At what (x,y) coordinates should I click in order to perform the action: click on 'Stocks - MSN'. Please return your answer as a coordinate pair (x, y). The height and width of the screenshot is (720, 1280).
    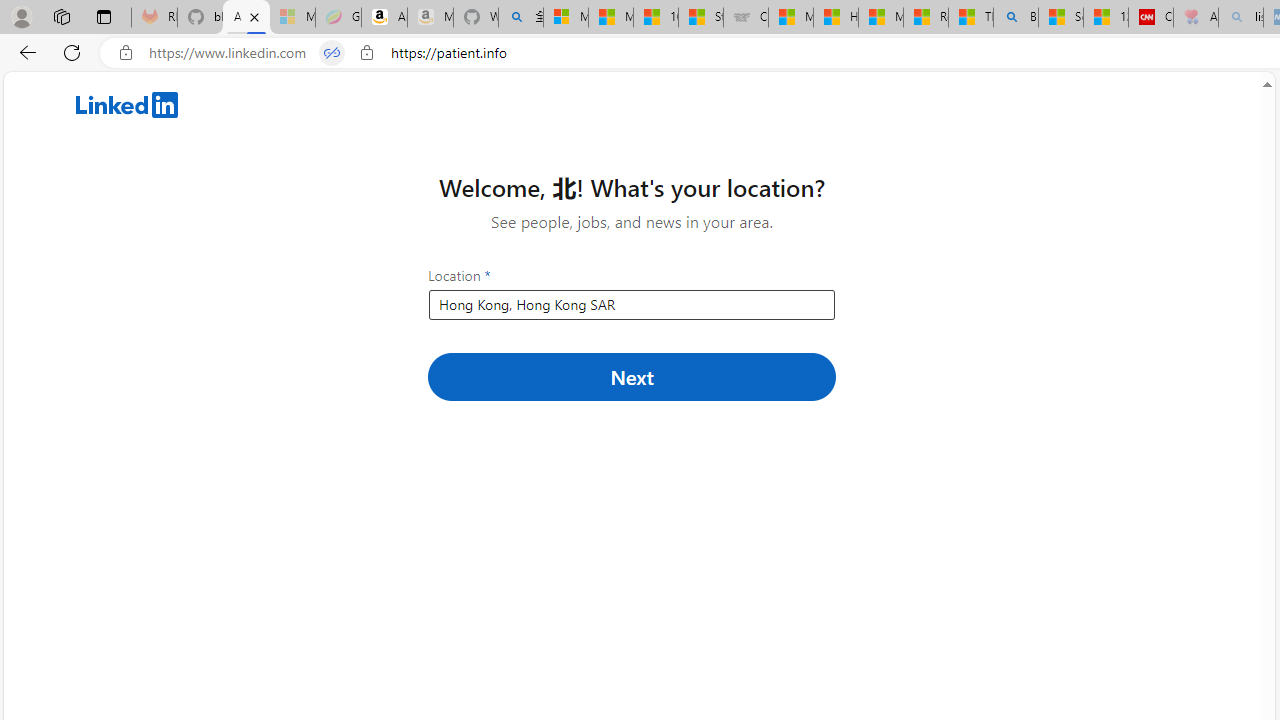
    Looking at the image, I should click on (700, 17).